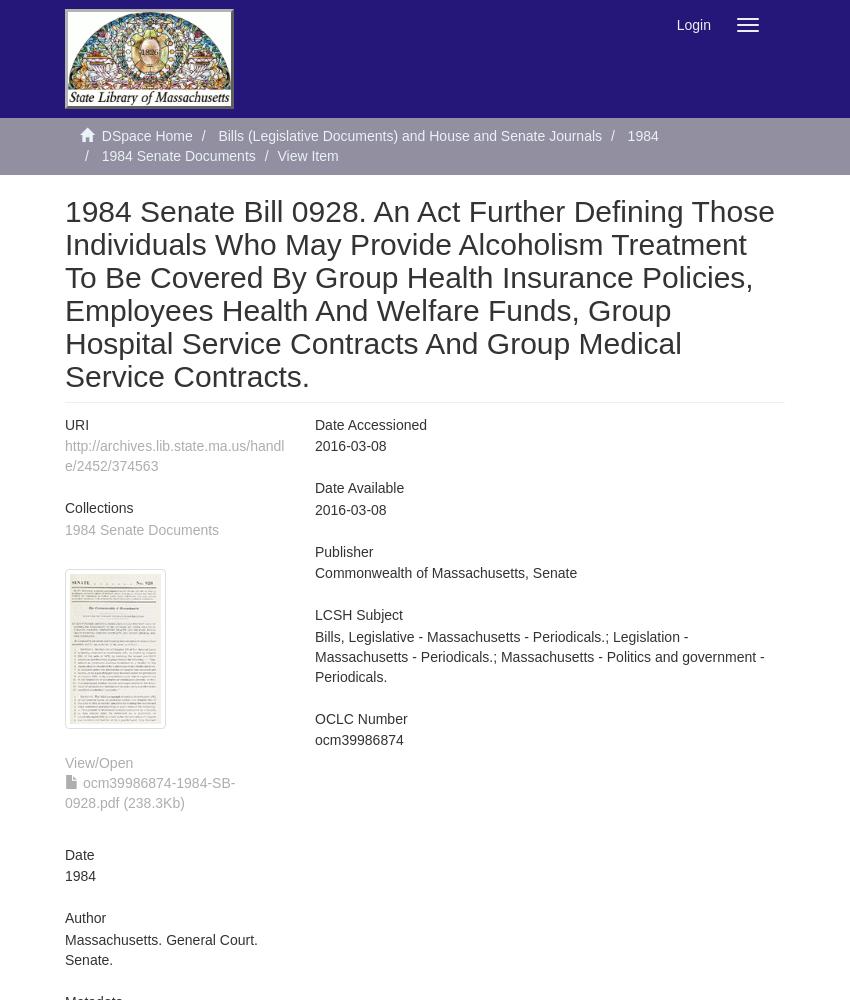 The width and height of the screenshot is (850, 1000). I want to click on 'Bills, Legislative - Massachusetts - Periodicals.; Legislation - Massachusetts - Periodicals.; Massachusetts - Politics and government - Periodicals.', so click(538, 656).